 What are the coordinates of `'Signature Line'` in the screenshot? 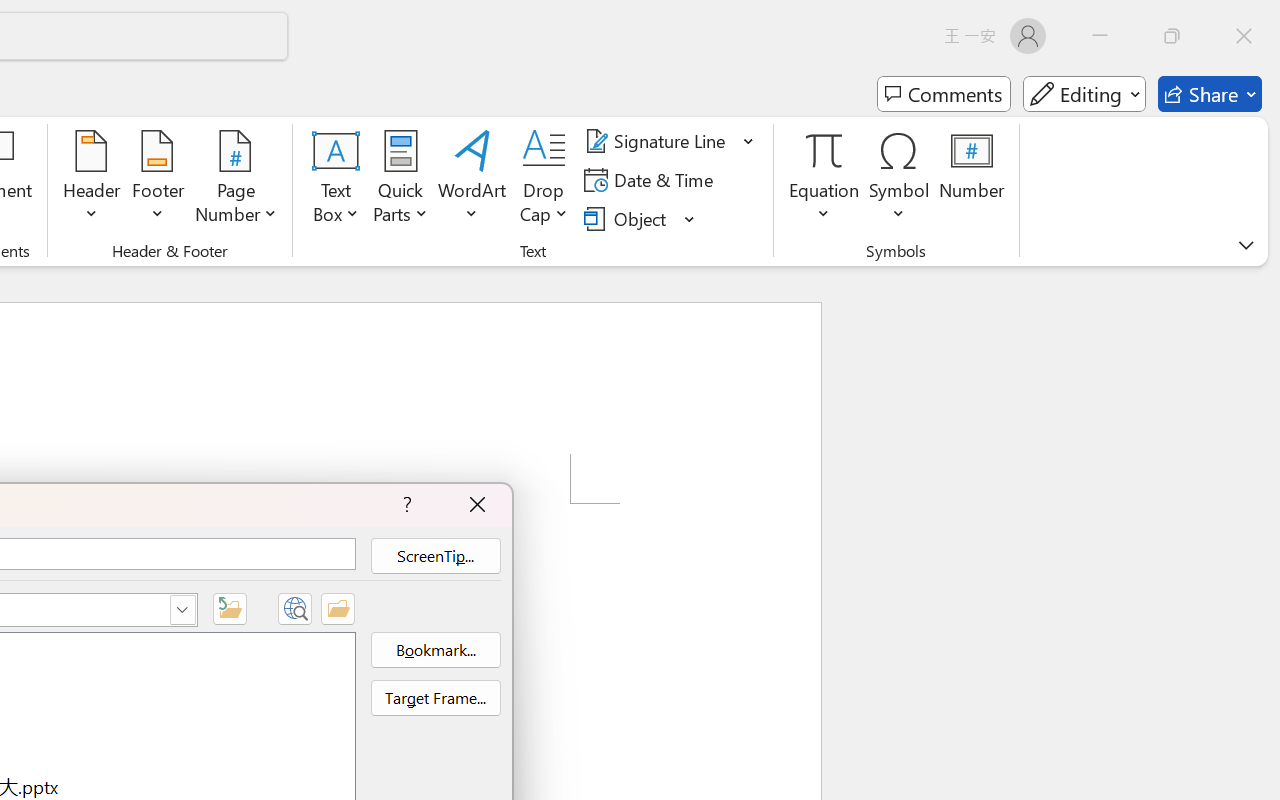 It's located at (658, 141).